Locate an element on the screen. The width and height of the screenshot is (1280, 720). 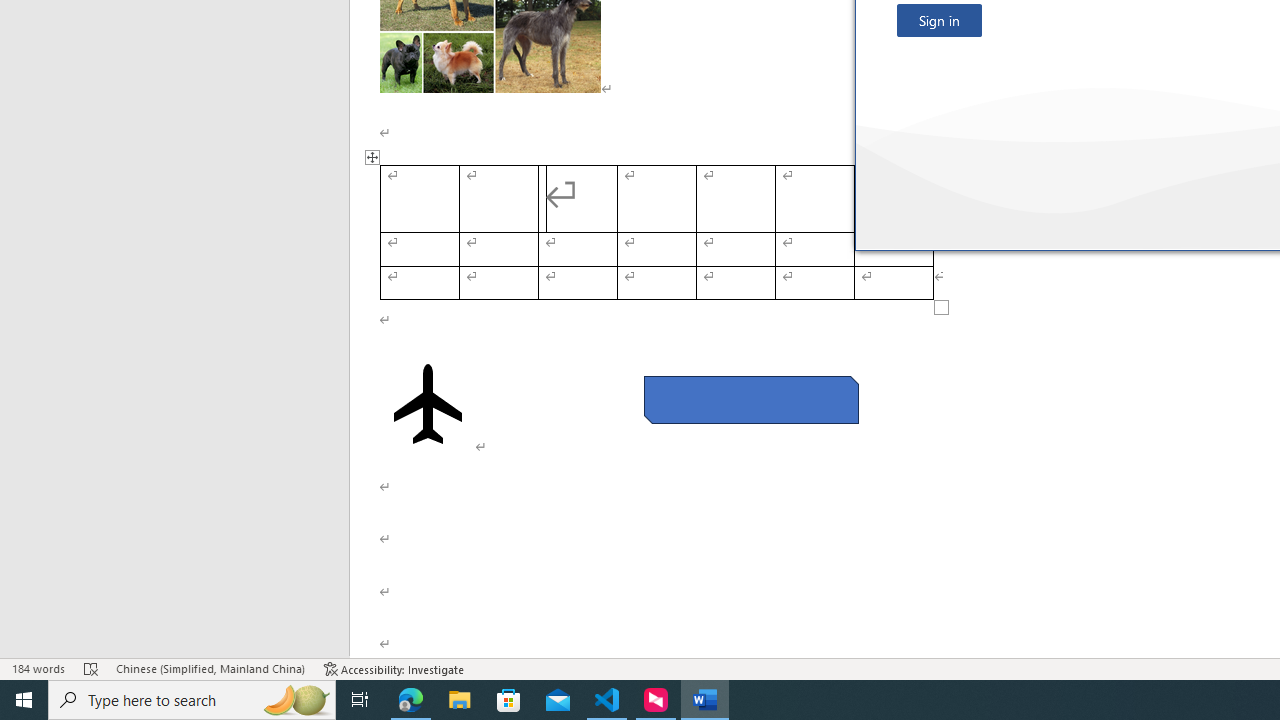
'Microsoft Edge - 1 running window' is located at coordinates (410, 698).